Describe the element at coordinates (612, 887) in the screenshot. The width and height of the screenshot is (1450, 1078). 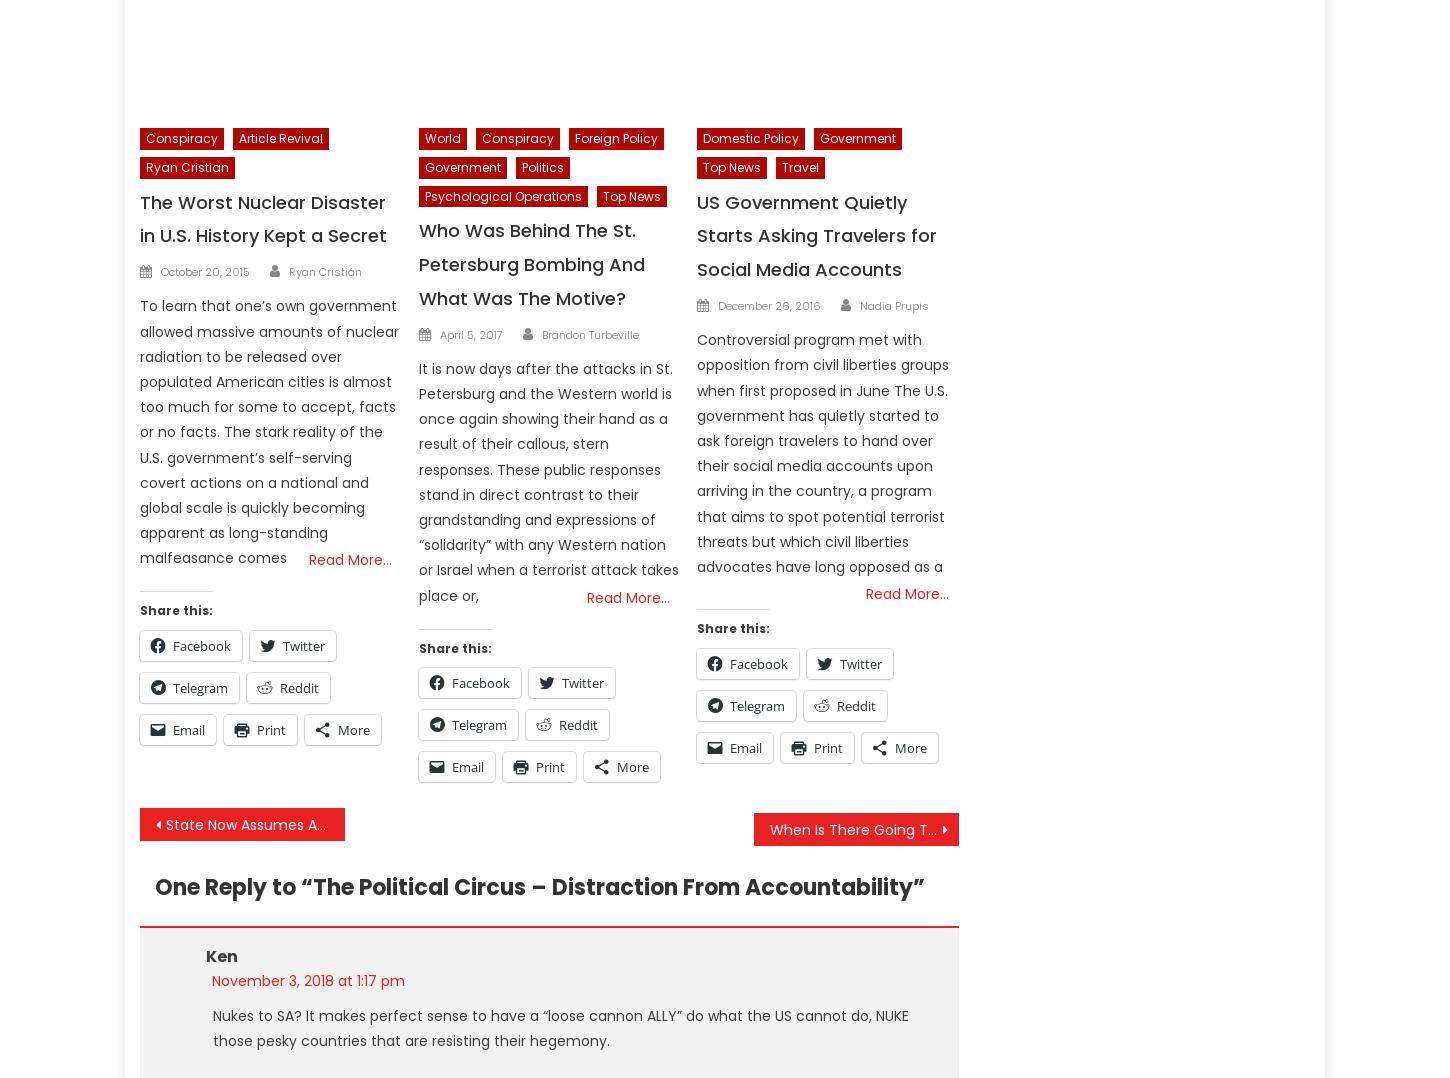
I see `'The Political Circus – Distraction From Accountability'` at that location.